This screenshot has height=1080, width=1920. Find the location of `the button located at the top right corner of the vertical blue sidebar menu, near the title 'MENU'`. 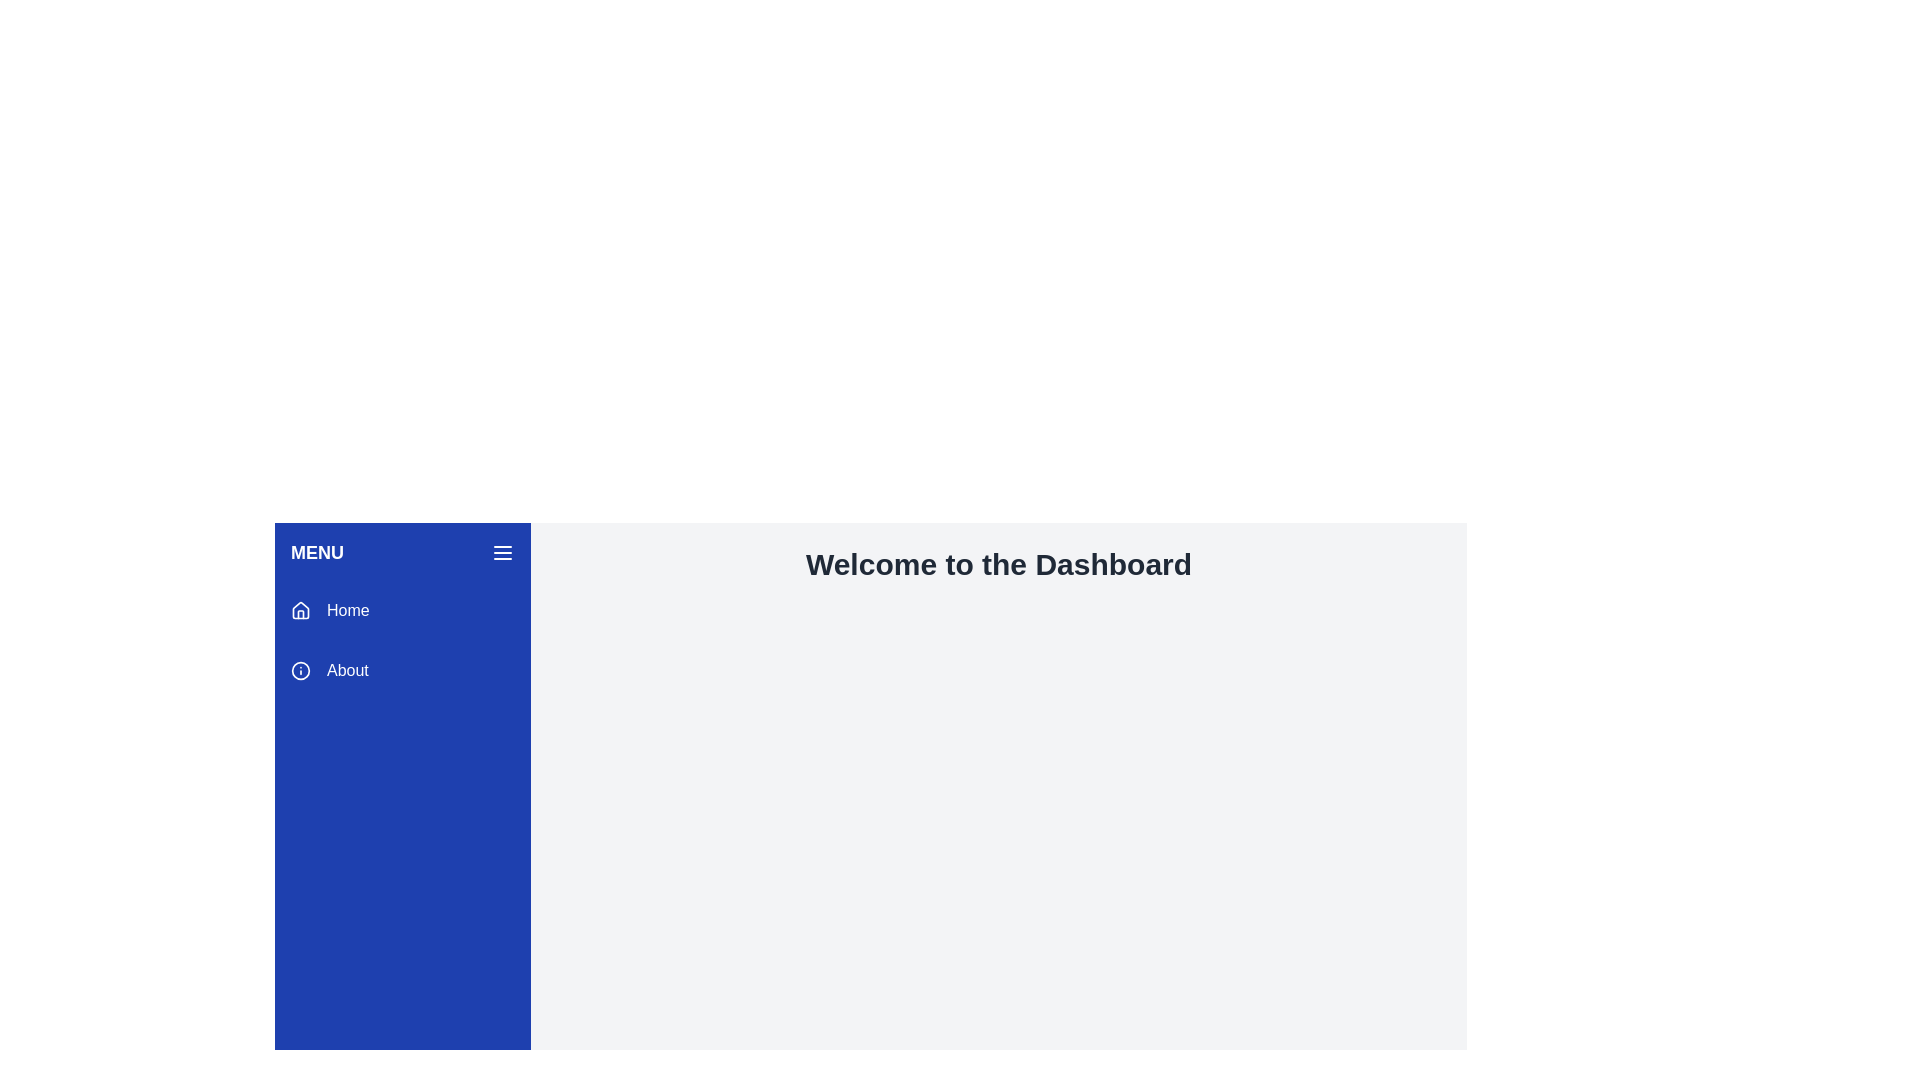

the button located at the top right corner of the vertical blue sidebar menu, near the title 'MENU' is located at coordinates (503, 552).